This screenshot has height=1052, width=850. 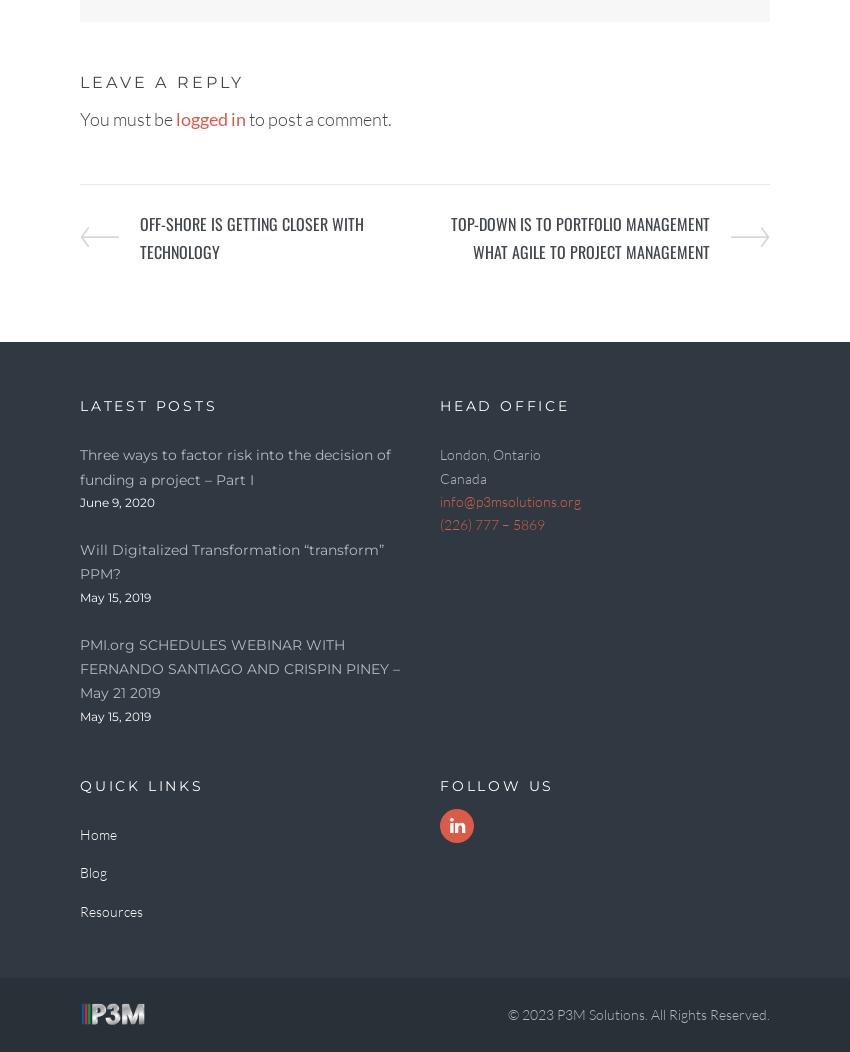 What do you see at coordinates (235, 466) in the screenshot?
I see `'Three ways to factor risk into the decision of funding a project – Part I'` at bounding box center [235, 466].